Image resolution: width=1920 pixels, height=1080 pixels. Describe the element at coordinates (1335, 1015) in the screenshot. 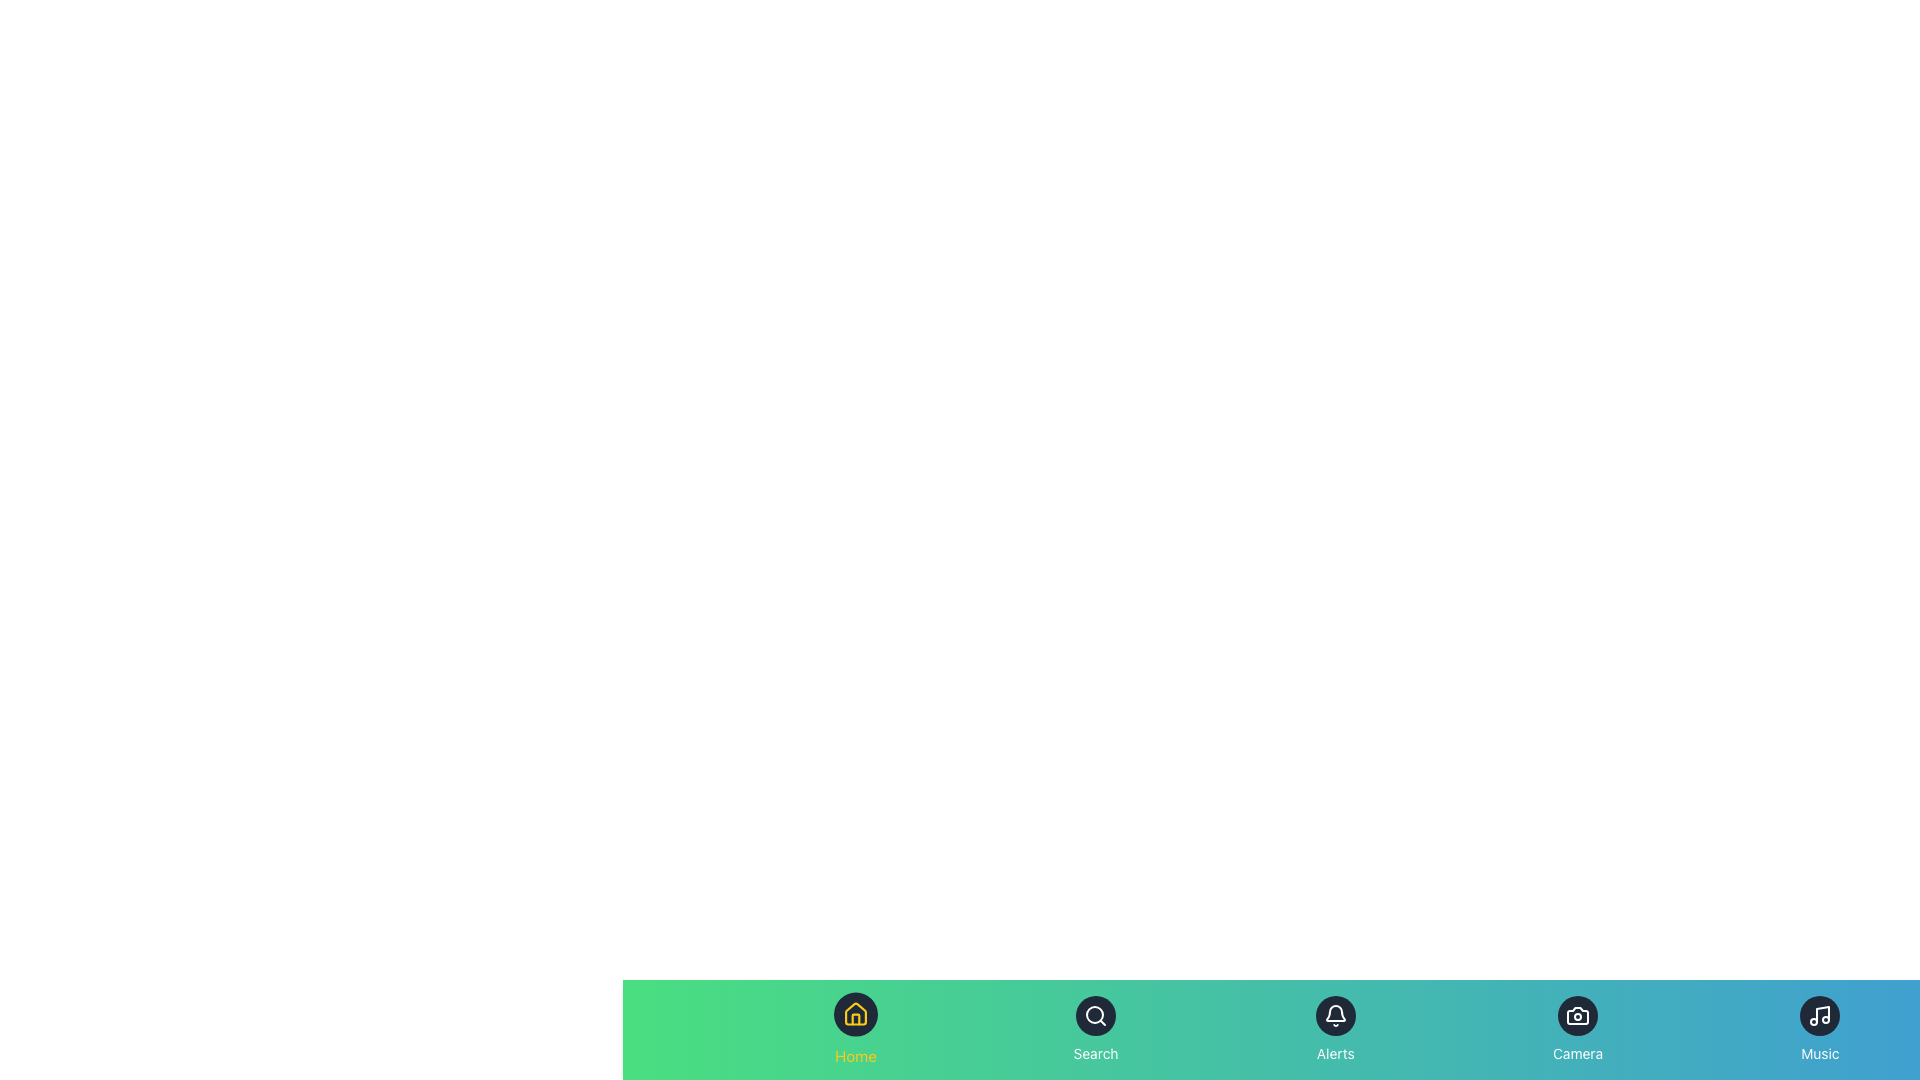

I see `the notifications button located in the bottom menu, third from the left` at that location.